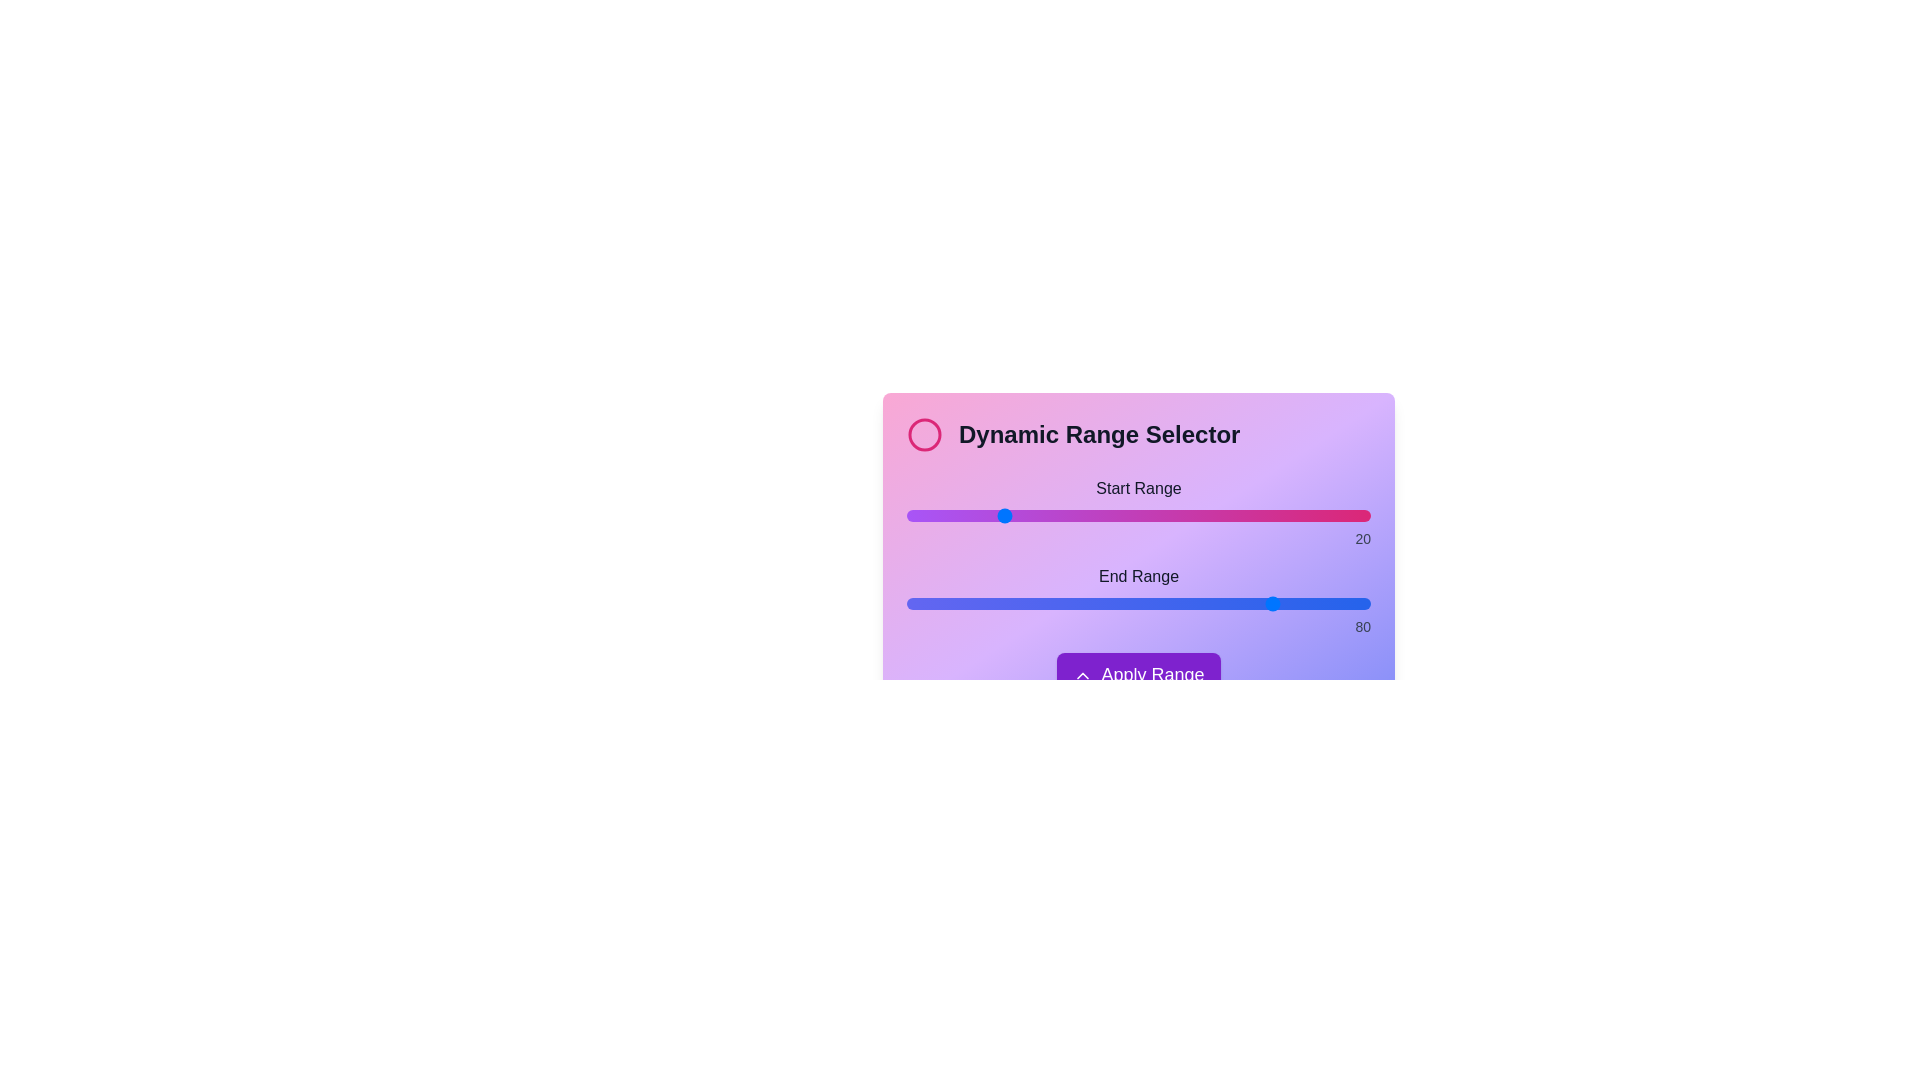  I want to click on the start range slider to 28 by dragging the slider to the desired position, so click(1036, 515).